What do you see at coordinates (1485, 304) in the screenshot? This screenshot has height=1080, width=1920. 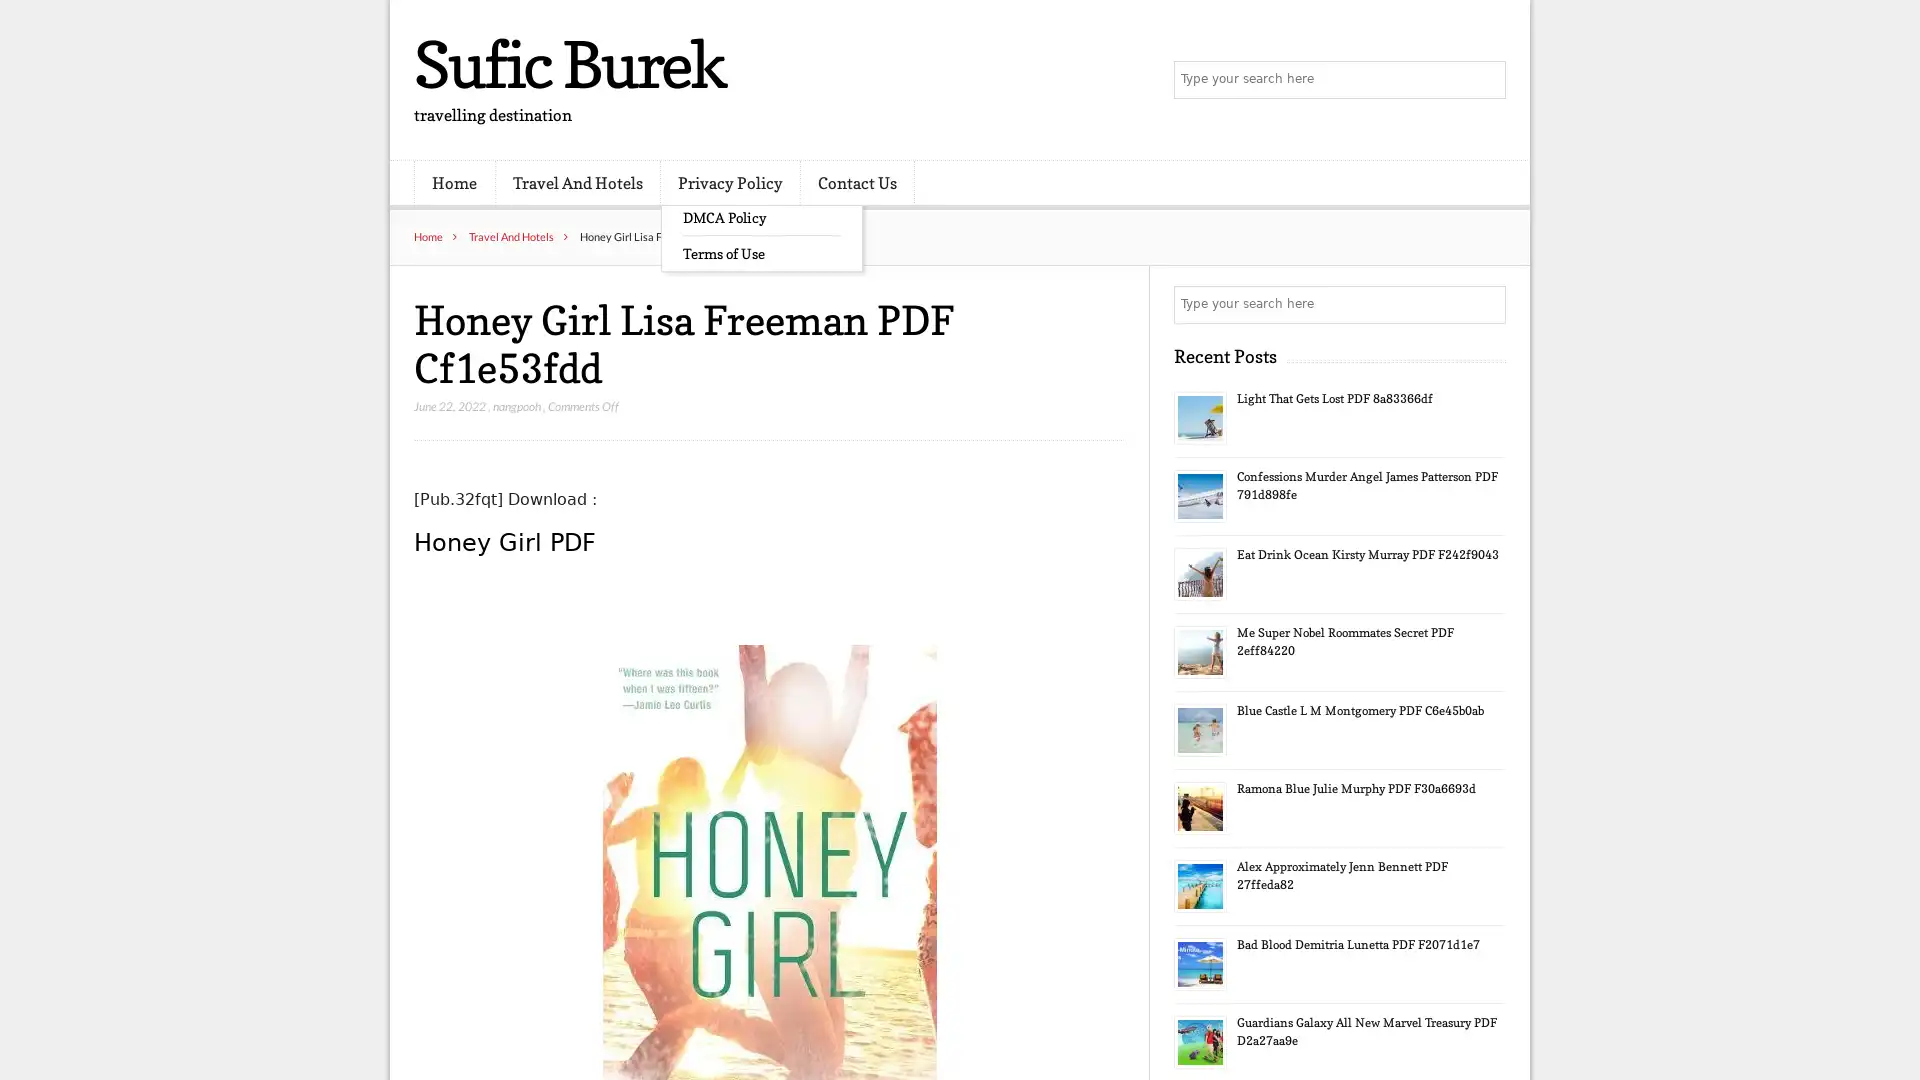 I see `Search` at bounding box center [1485, 304].